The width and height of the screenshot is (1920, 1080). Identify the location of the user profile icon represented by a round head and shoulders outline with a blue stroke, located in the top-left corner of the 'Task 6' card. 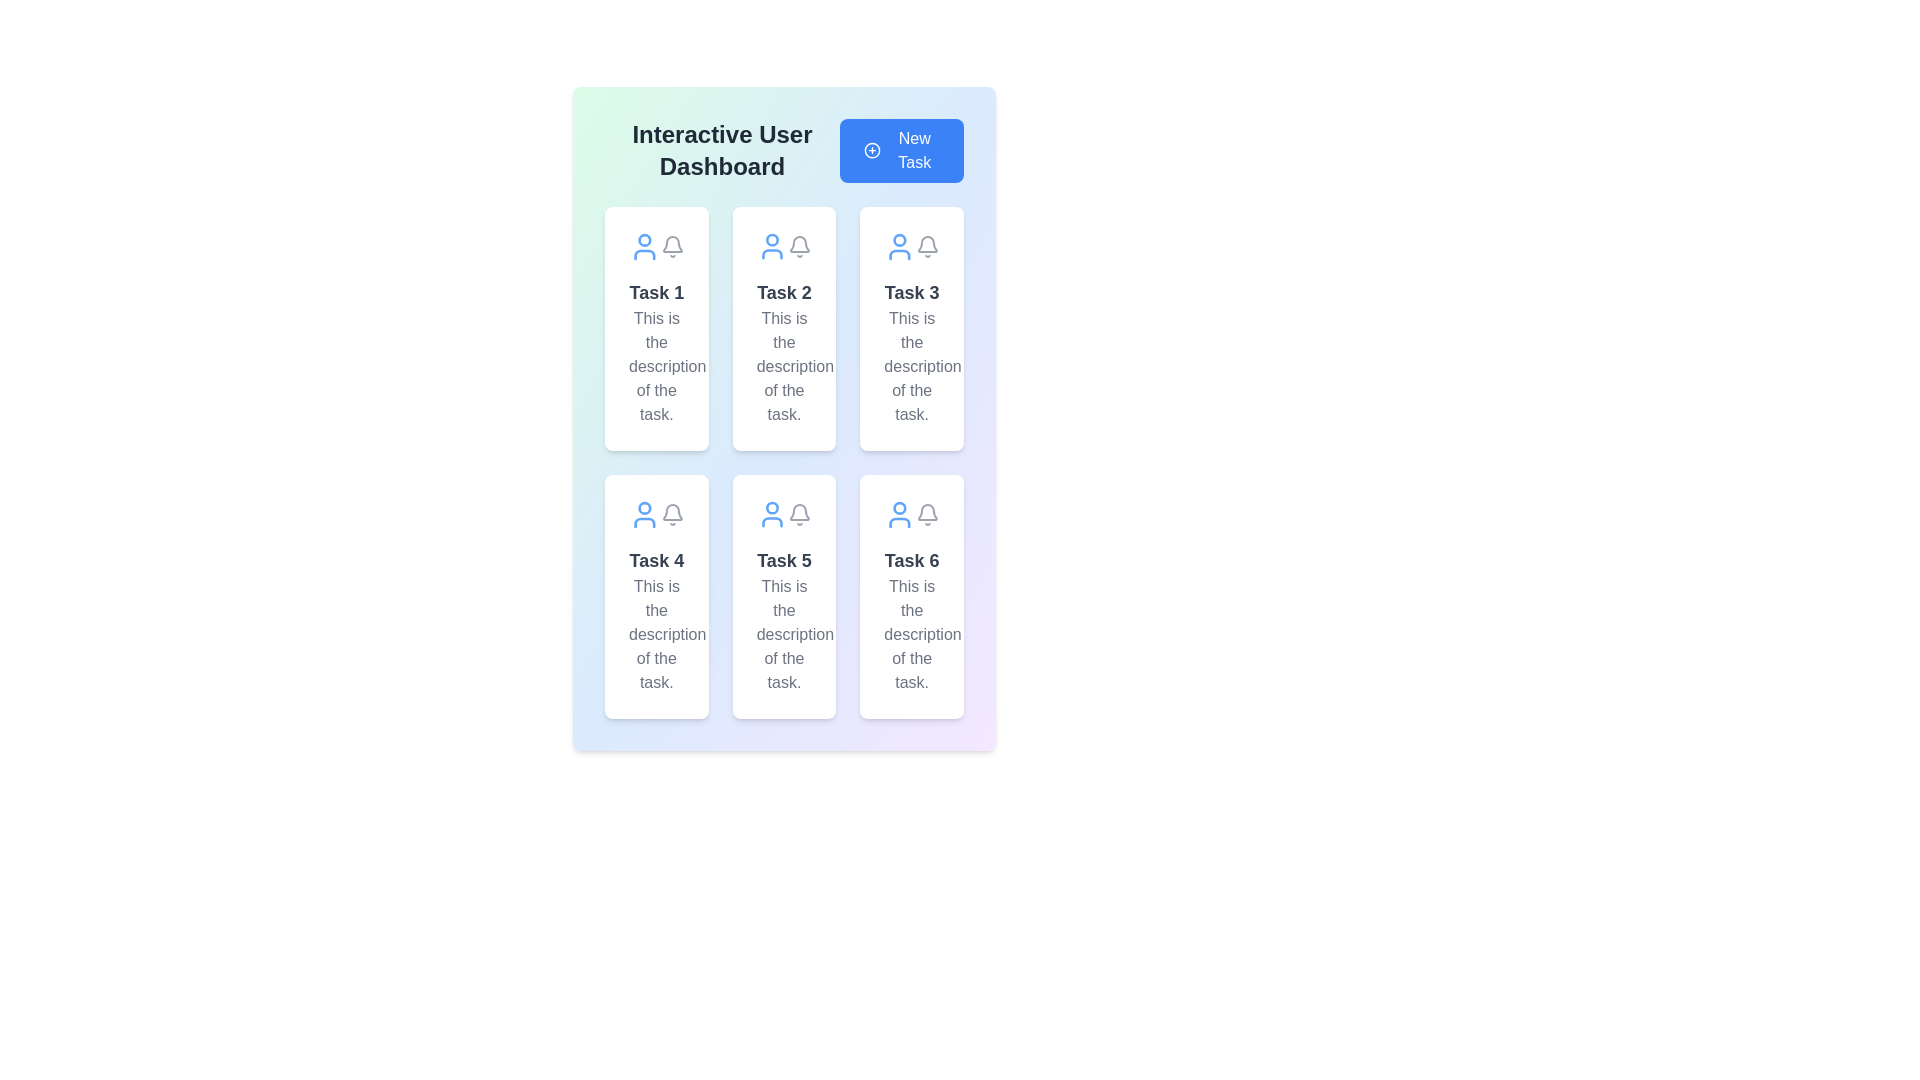
(899, 514).